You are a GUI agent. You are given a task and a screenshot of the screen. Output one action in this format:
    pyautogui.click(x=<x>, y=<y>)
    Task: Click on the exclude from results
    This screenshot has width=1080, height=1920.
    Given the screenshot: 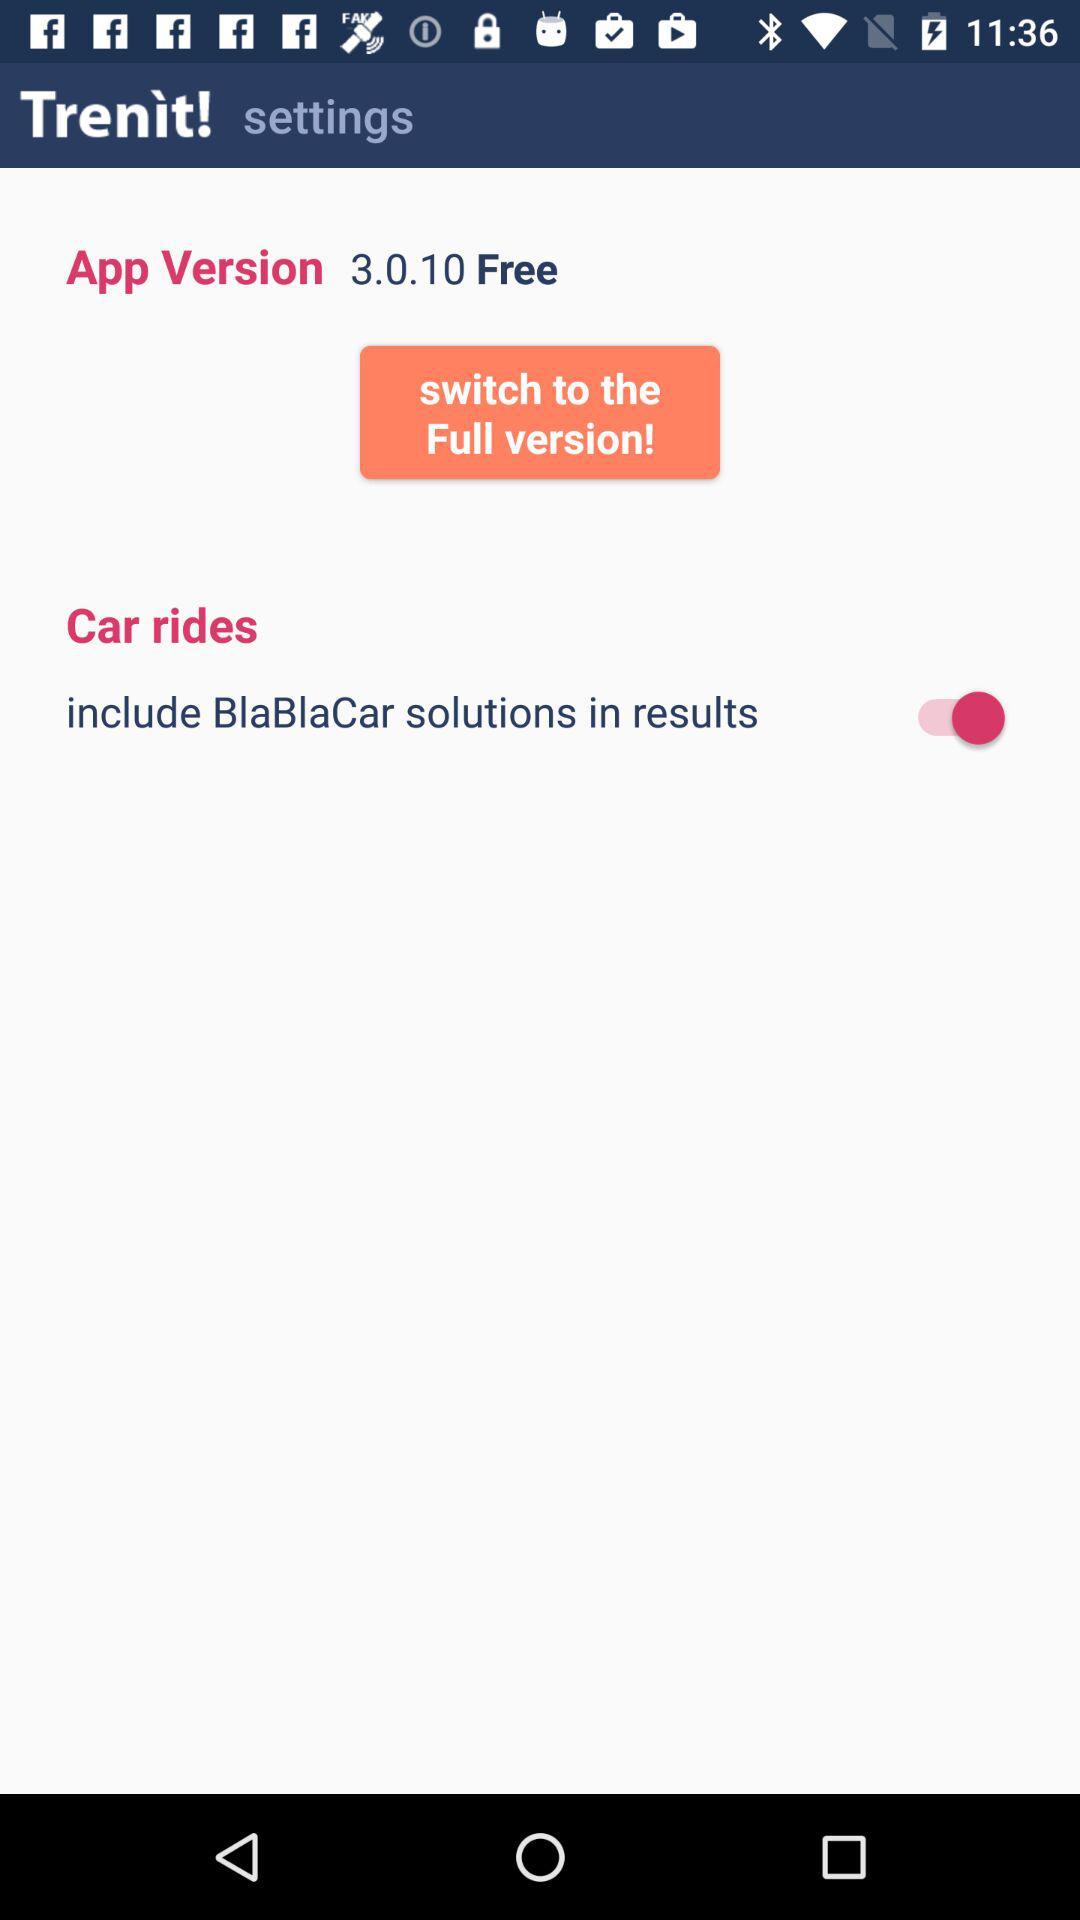 What is the action you would take?
    pyautogui.click(x=950, y=718)
    